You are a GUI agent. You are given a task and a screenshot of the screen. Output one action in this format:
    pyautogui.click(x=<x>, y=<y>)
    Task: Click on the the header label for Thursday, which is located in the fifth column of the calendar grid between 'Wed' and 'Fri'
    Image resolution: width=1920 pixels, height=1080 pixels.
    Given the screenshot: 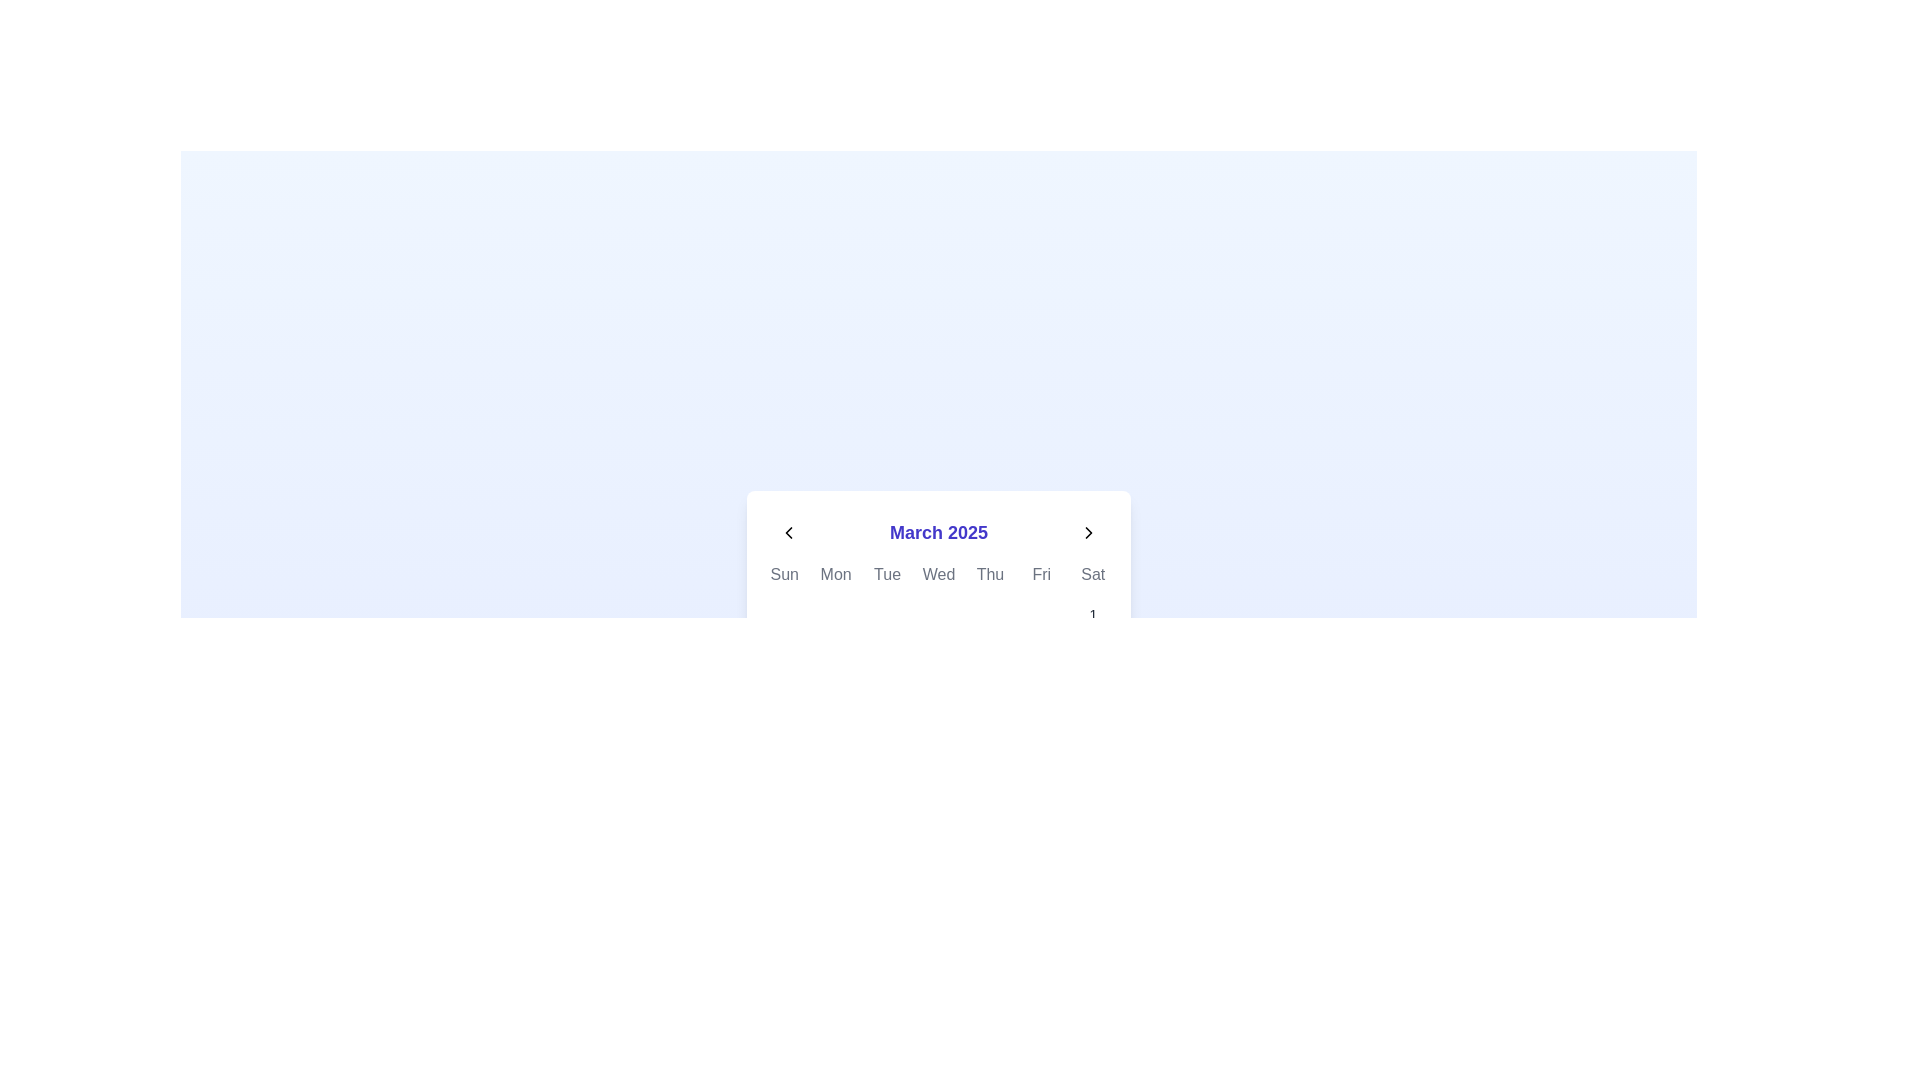 What is the action you would take?
    pyautogui.click(x=990, y=574)
    